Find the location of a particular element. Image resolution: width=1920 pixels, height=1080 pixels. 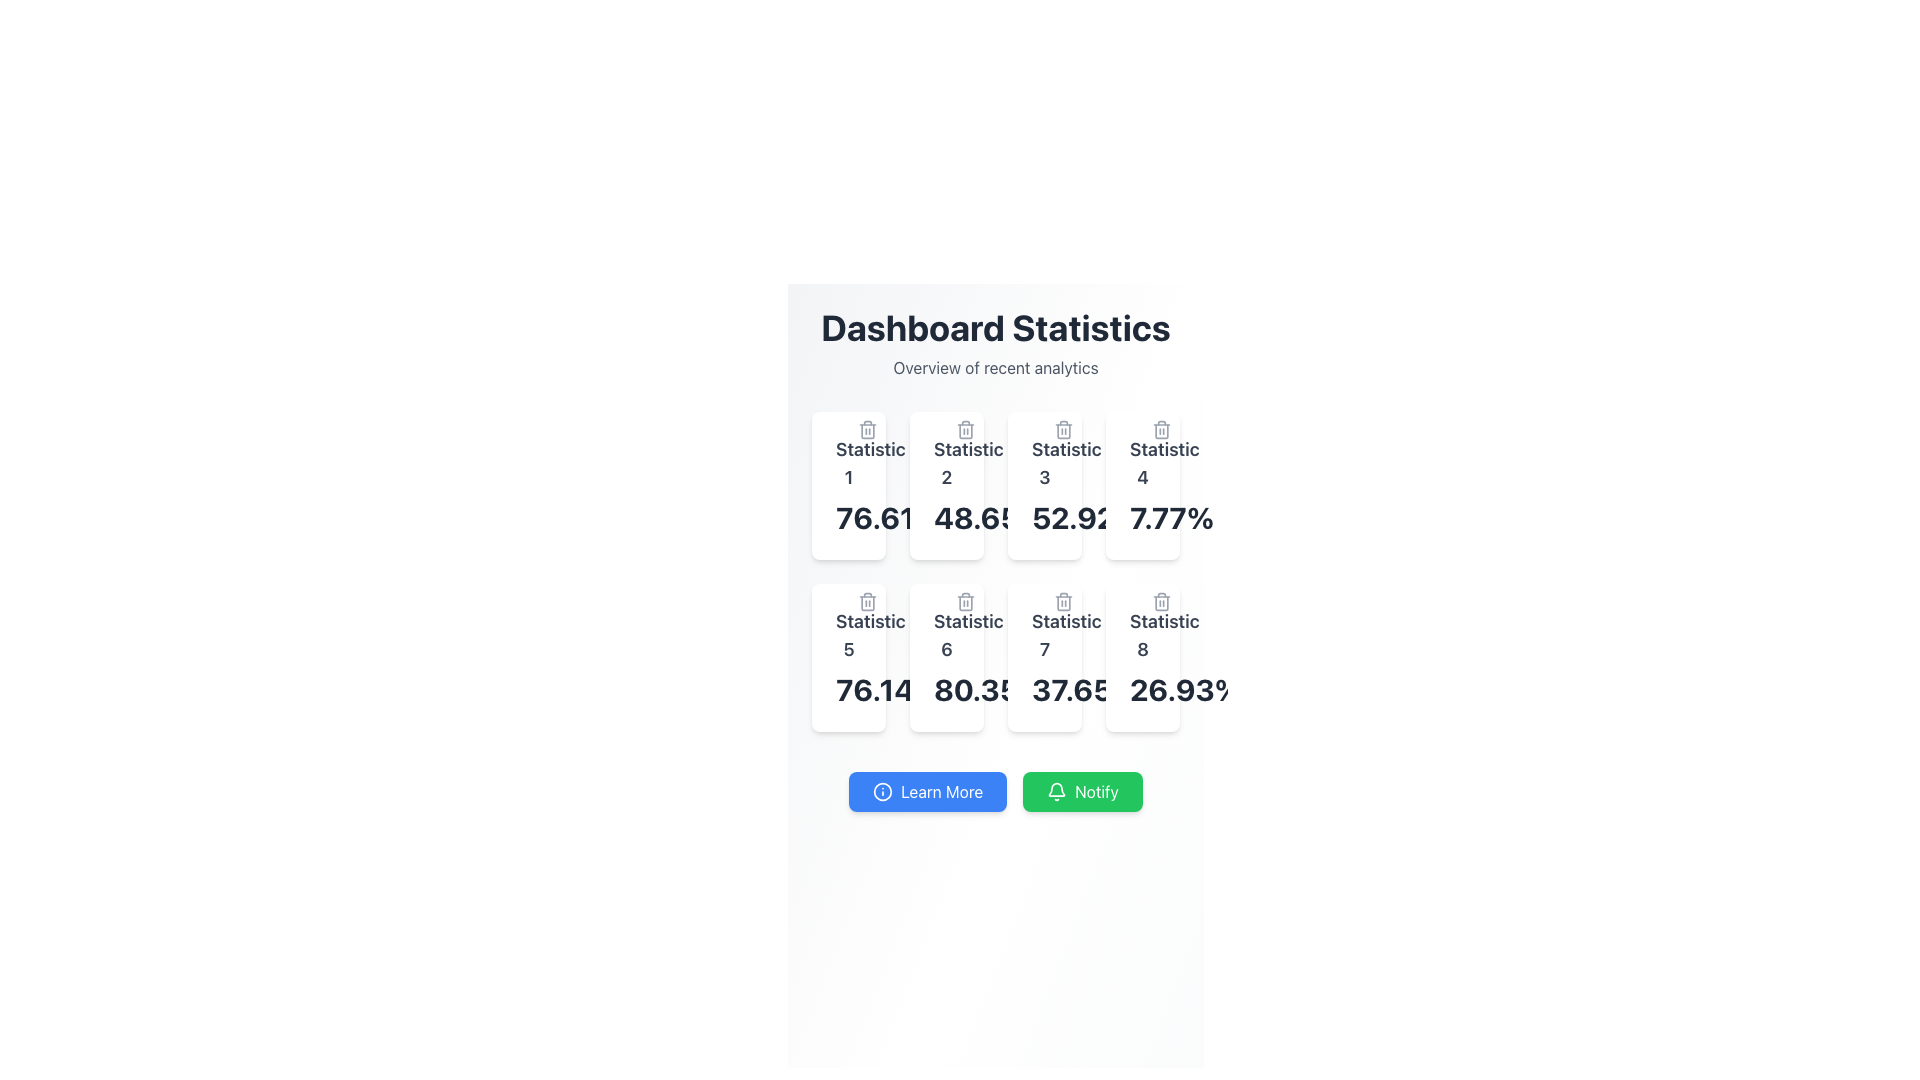

the Delete Icon located in the top-right corner of the card labeled 'Statistic 1' on the dashboard, which allows users to remove this statistic from their view is located at coordinates (868, 428).